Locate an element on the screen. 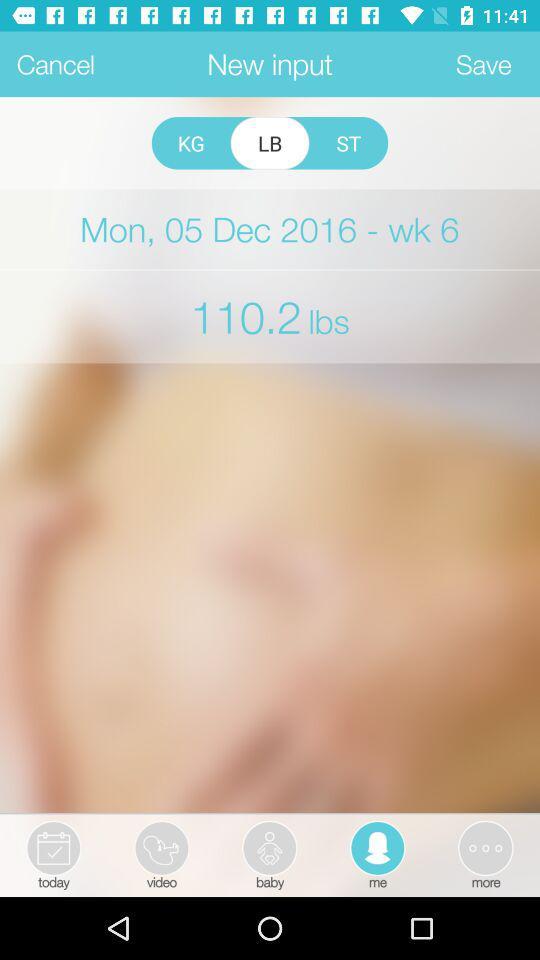 The width and height of the screenshot is (540, 960). app below the new input is located at coordinates (270, 142).